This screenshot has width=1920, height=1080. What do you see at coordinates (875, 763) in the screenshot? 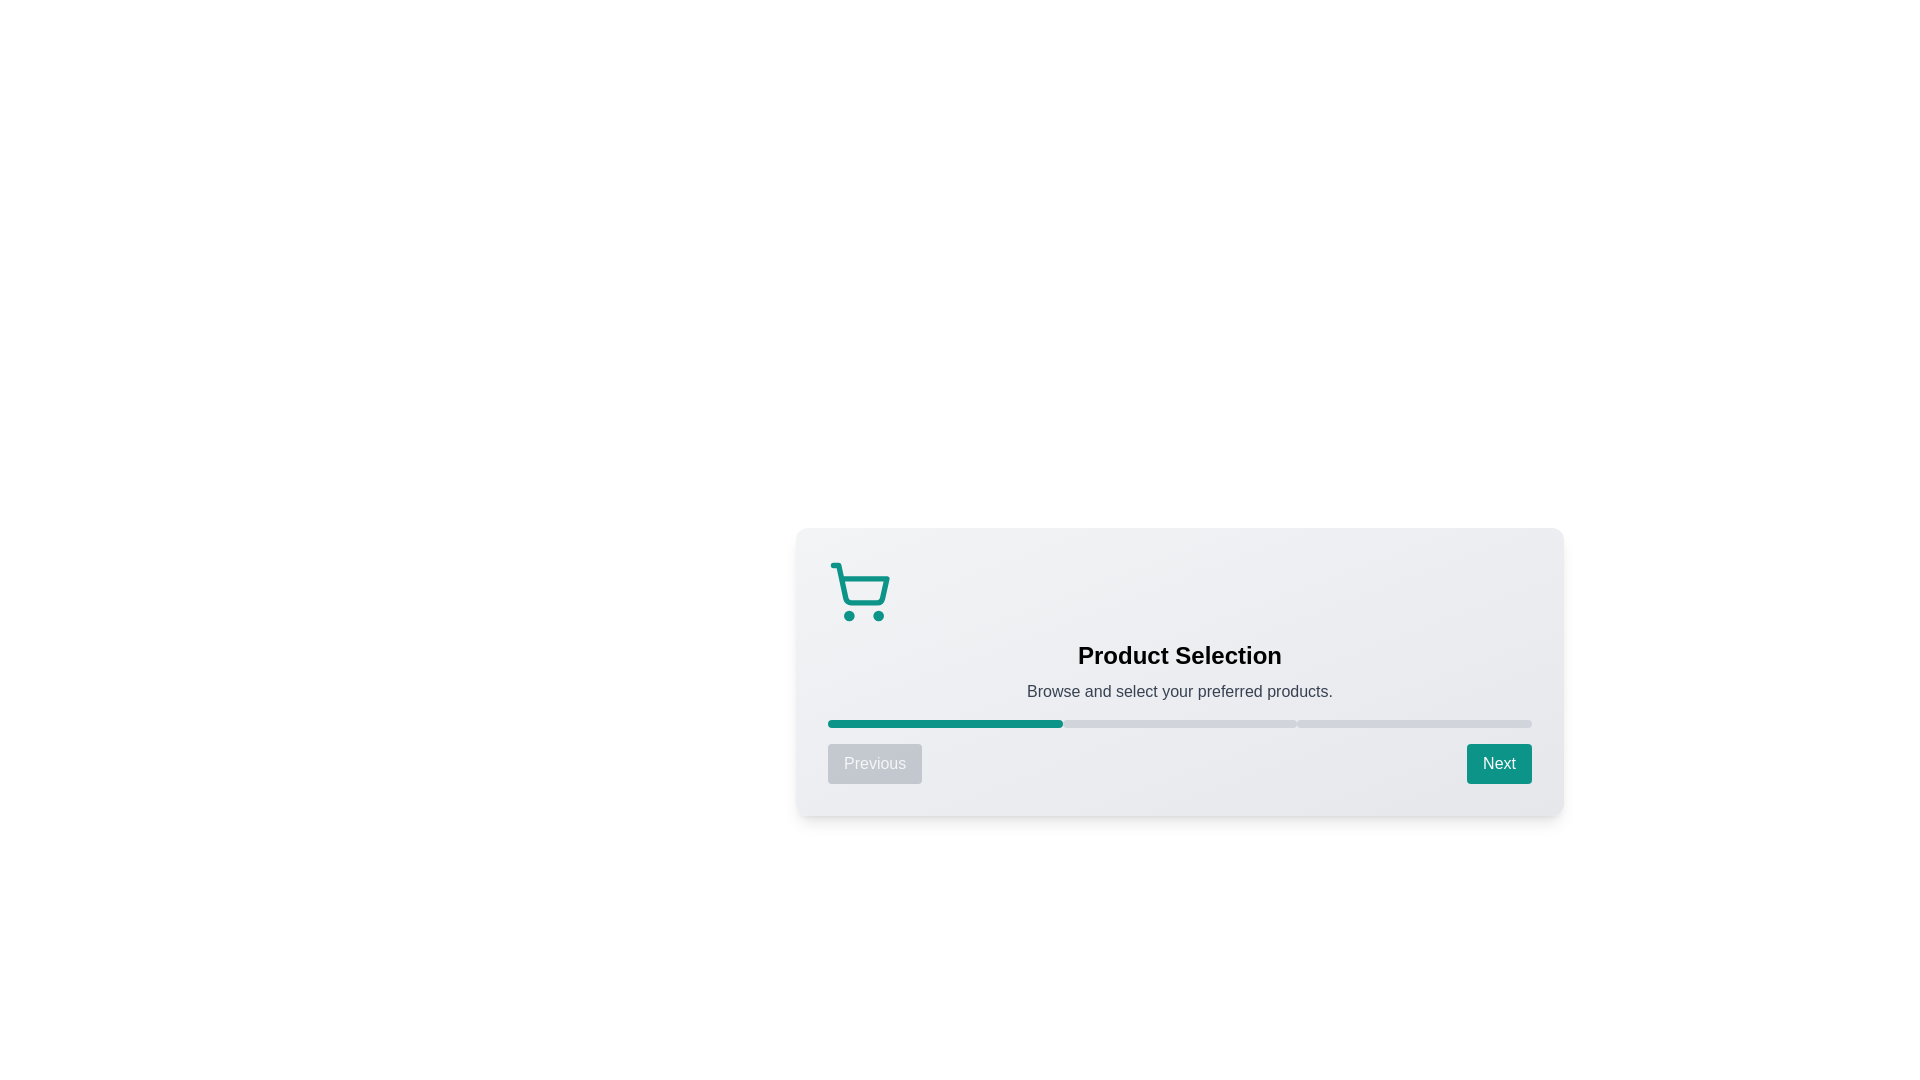
I see `the 'Previous' button to navigate to the previous step` at bounding box center [875, 763].